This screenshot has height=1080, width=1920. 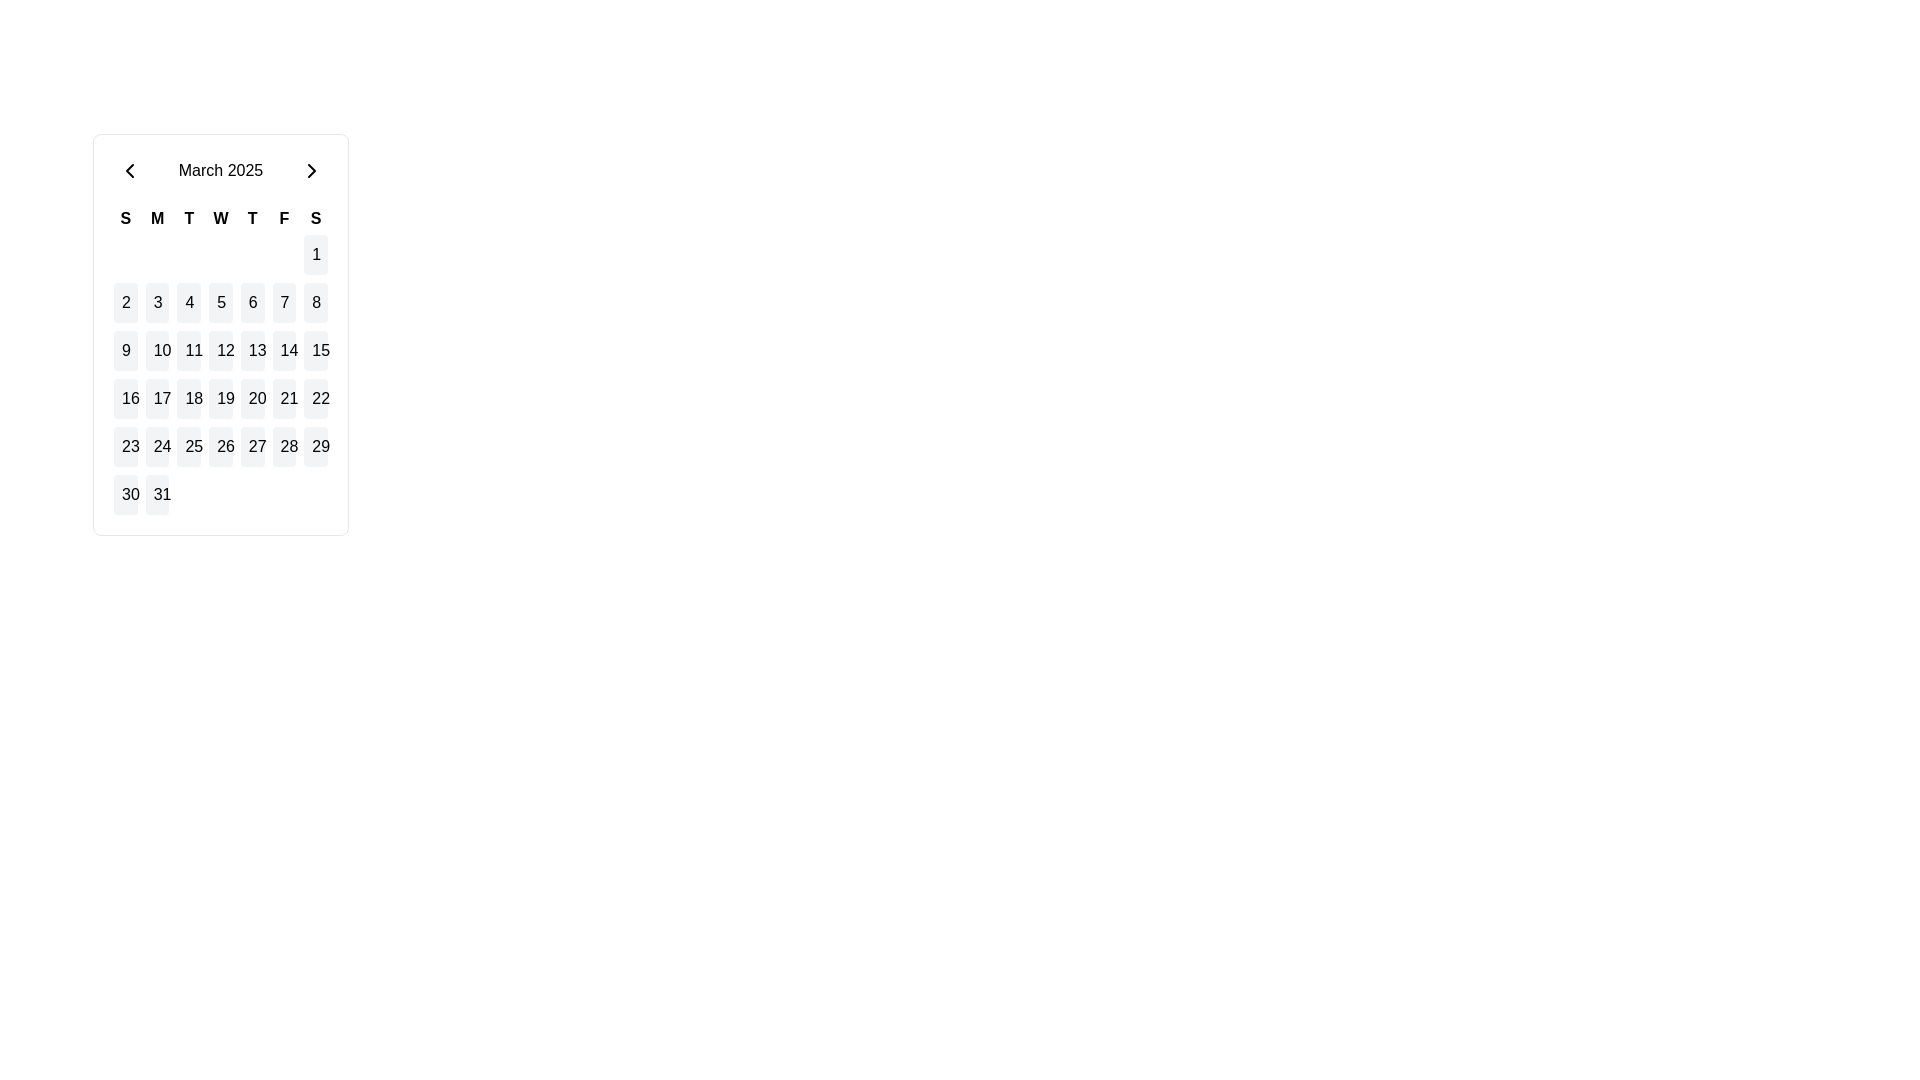 What do you see at coordinates (220, 446) in the screenshot?
I see `the clickable calendar day cell representing the 26th day, located in the last row and fifth column of the calendar` at bounding box center [220, 446].